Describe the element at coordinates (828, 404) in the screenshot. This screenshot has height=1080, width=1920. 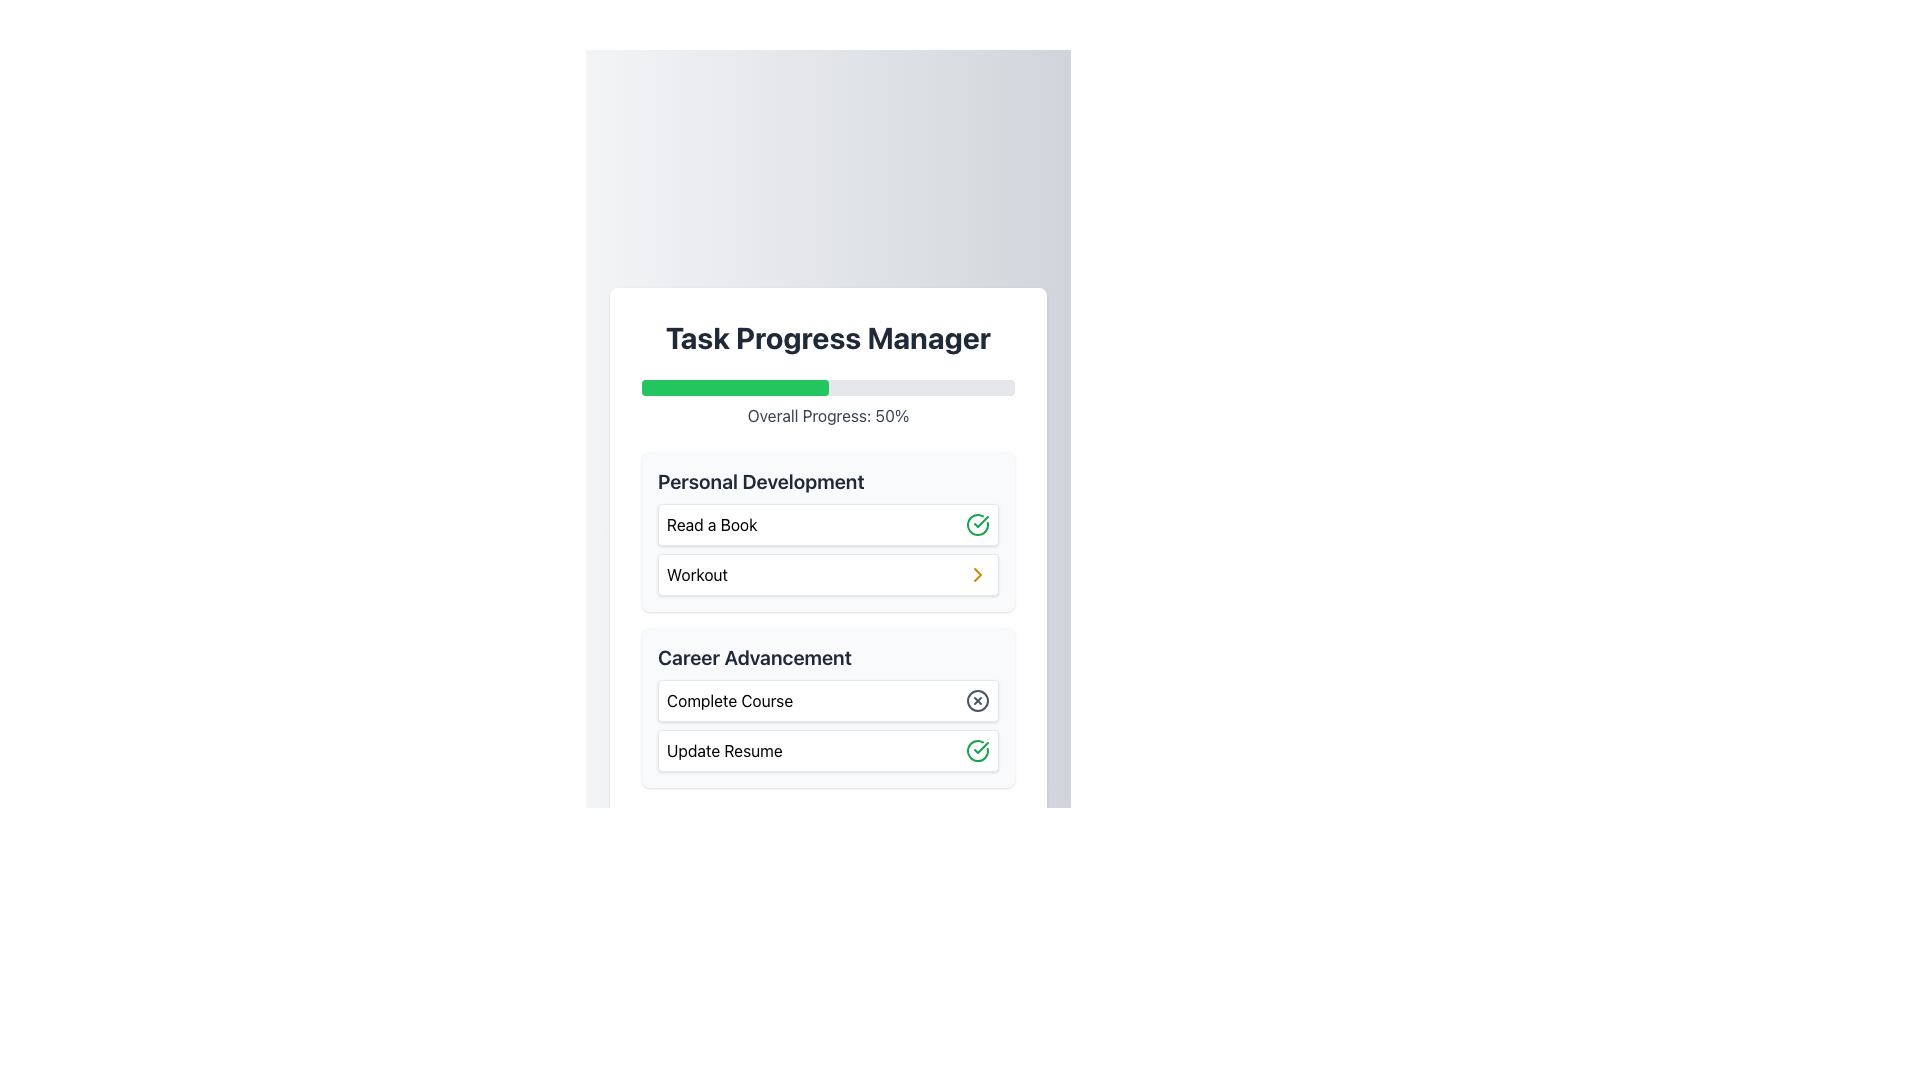
I see `the Progress indicator located below the 'Task Progress Manager' header, which visually represents the overall progress of a task or project` at that location.